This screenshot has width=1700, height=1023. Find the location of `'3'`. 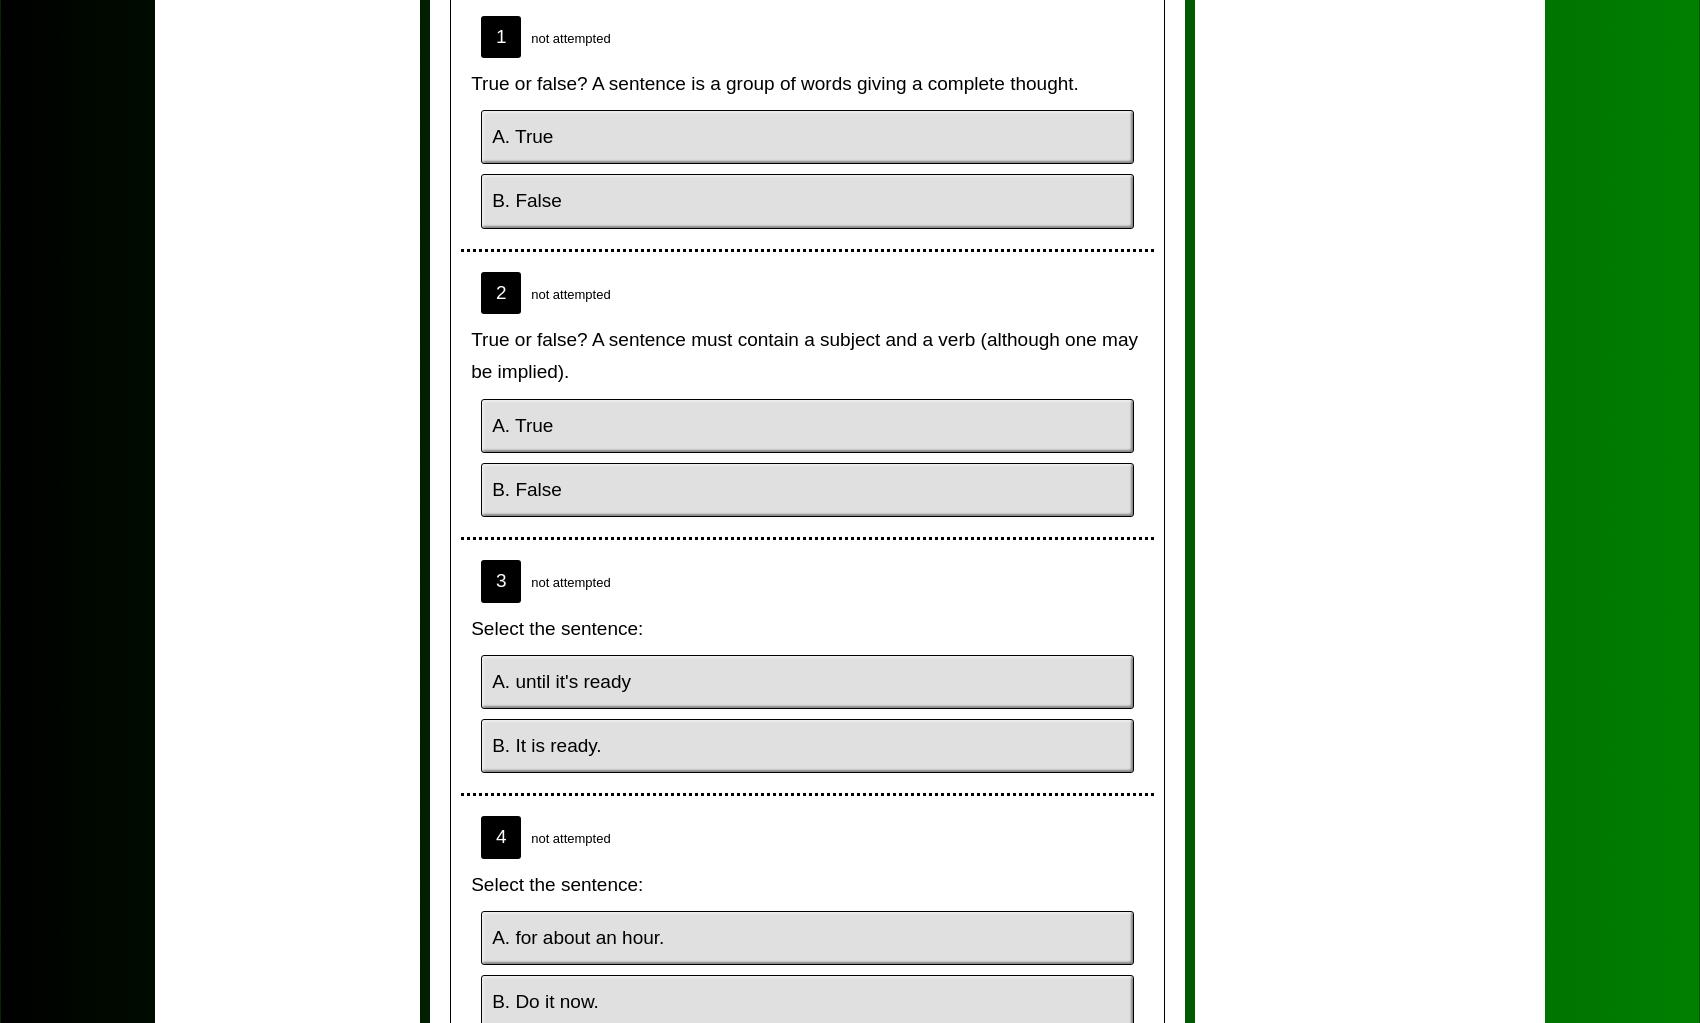

'3' is located at coordinates (500, 580).